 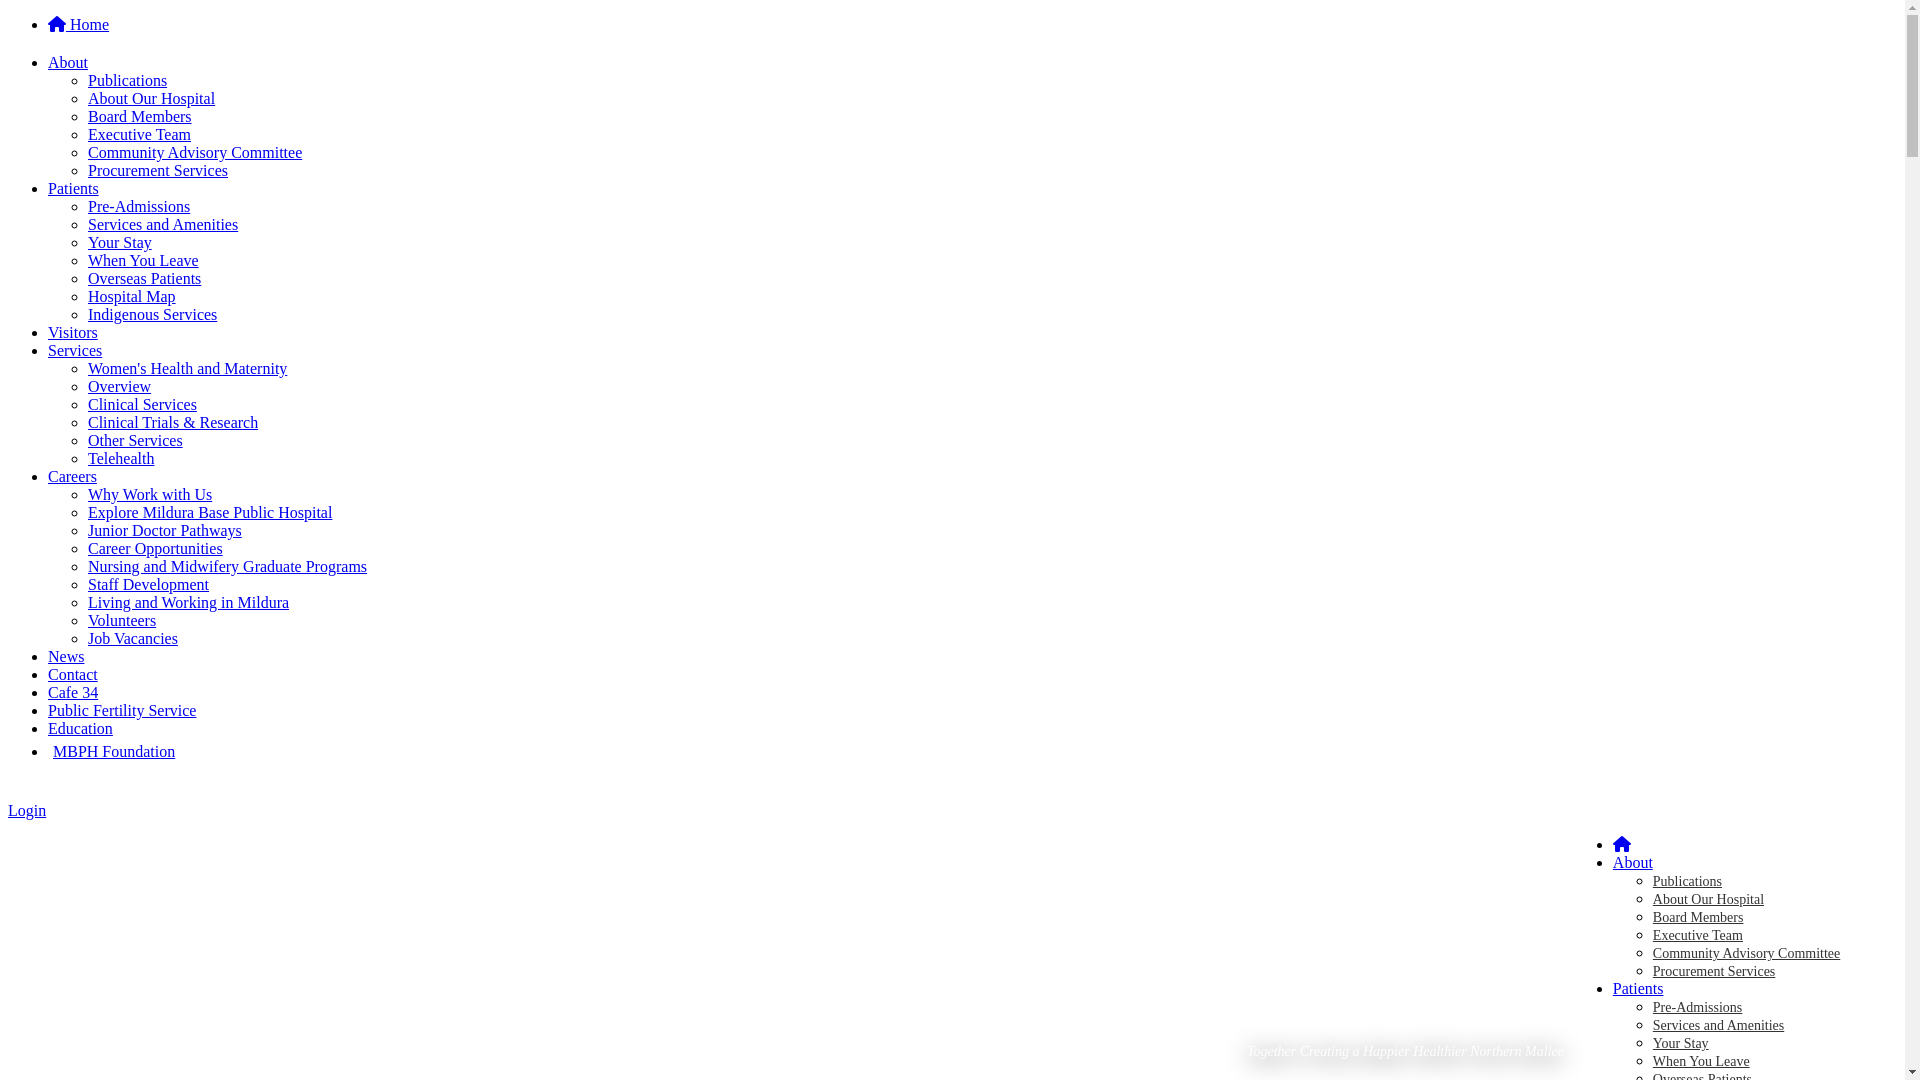 What do you see at coordinates (138, 134) in the screenshot?
I see `'Executive Team'` at bounding box center [138, 134].